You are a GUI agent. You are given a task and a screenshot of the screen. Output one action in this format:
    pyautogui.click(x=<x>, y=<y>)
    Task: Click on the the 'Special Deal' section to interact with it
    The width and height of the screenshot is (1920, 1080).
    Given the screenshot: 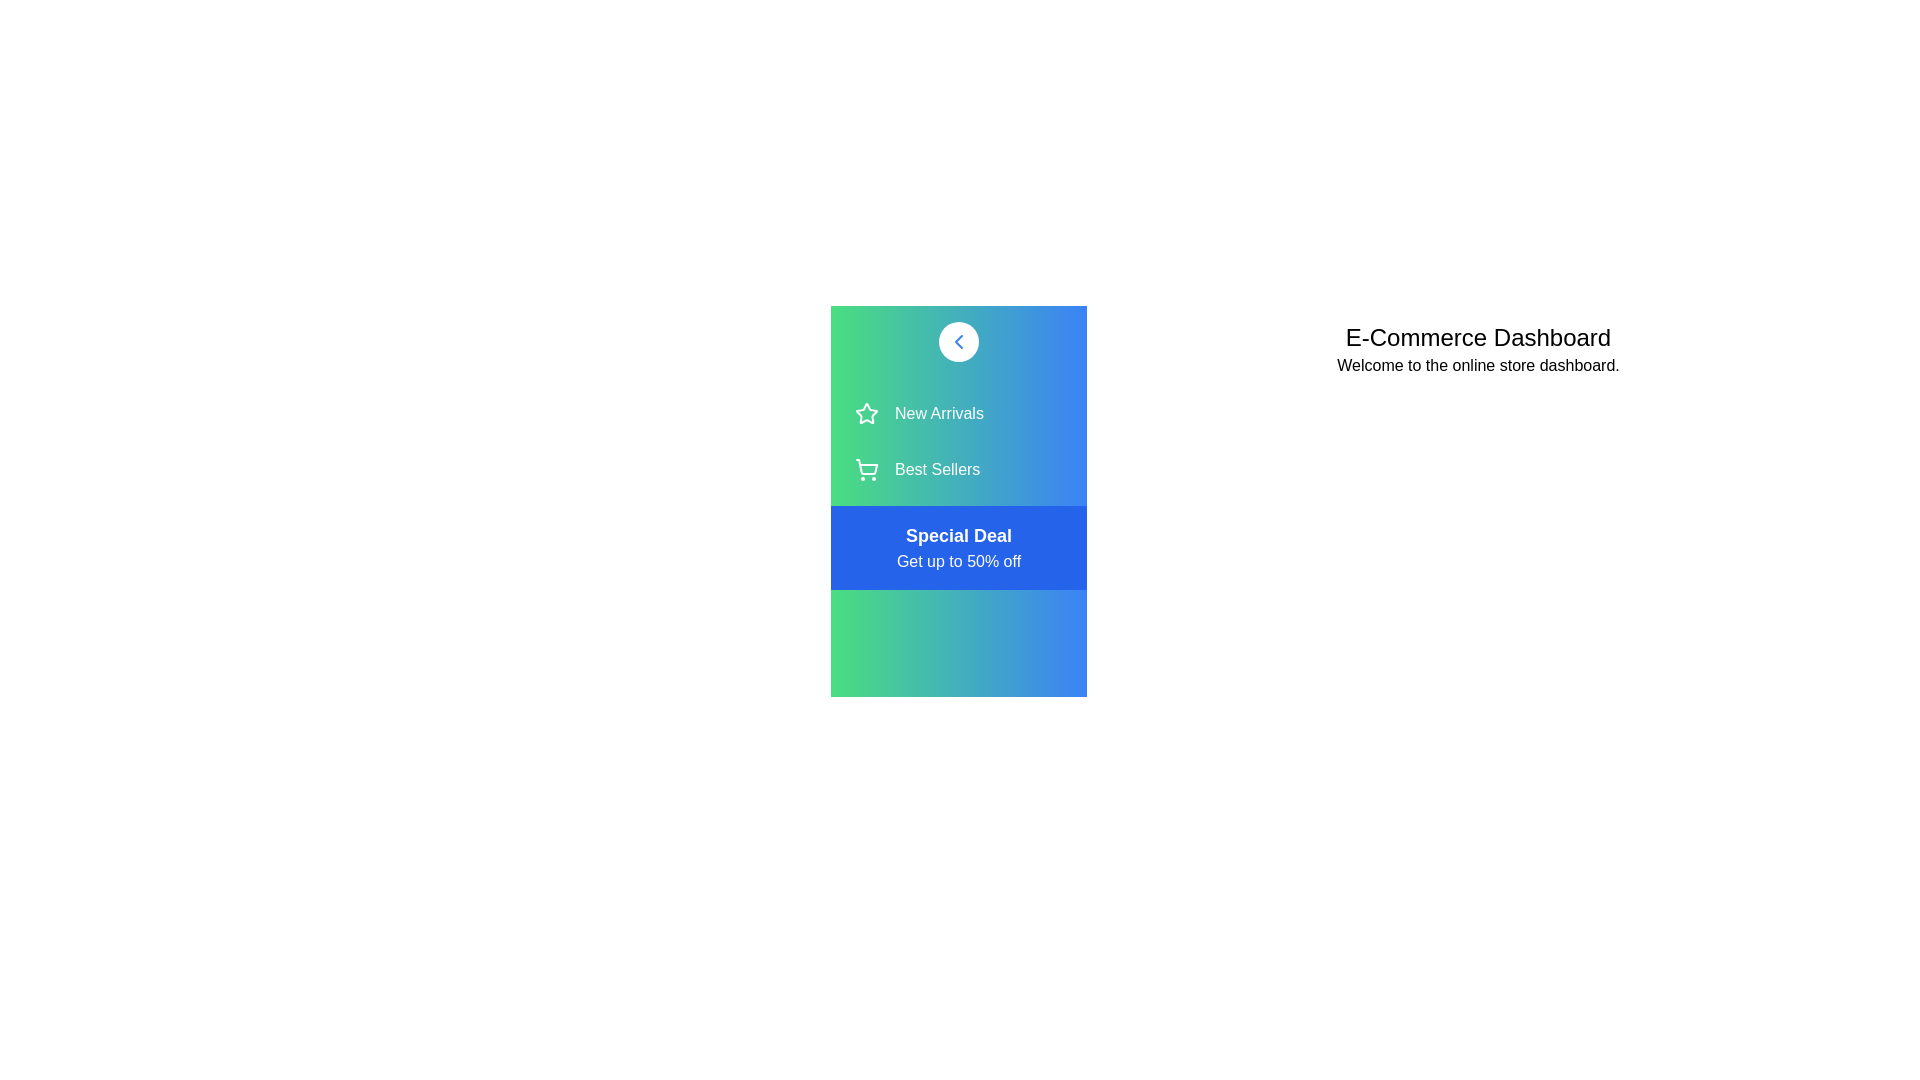 What is the action you would take?
    pyautogui.click(x=958, y=547)
    